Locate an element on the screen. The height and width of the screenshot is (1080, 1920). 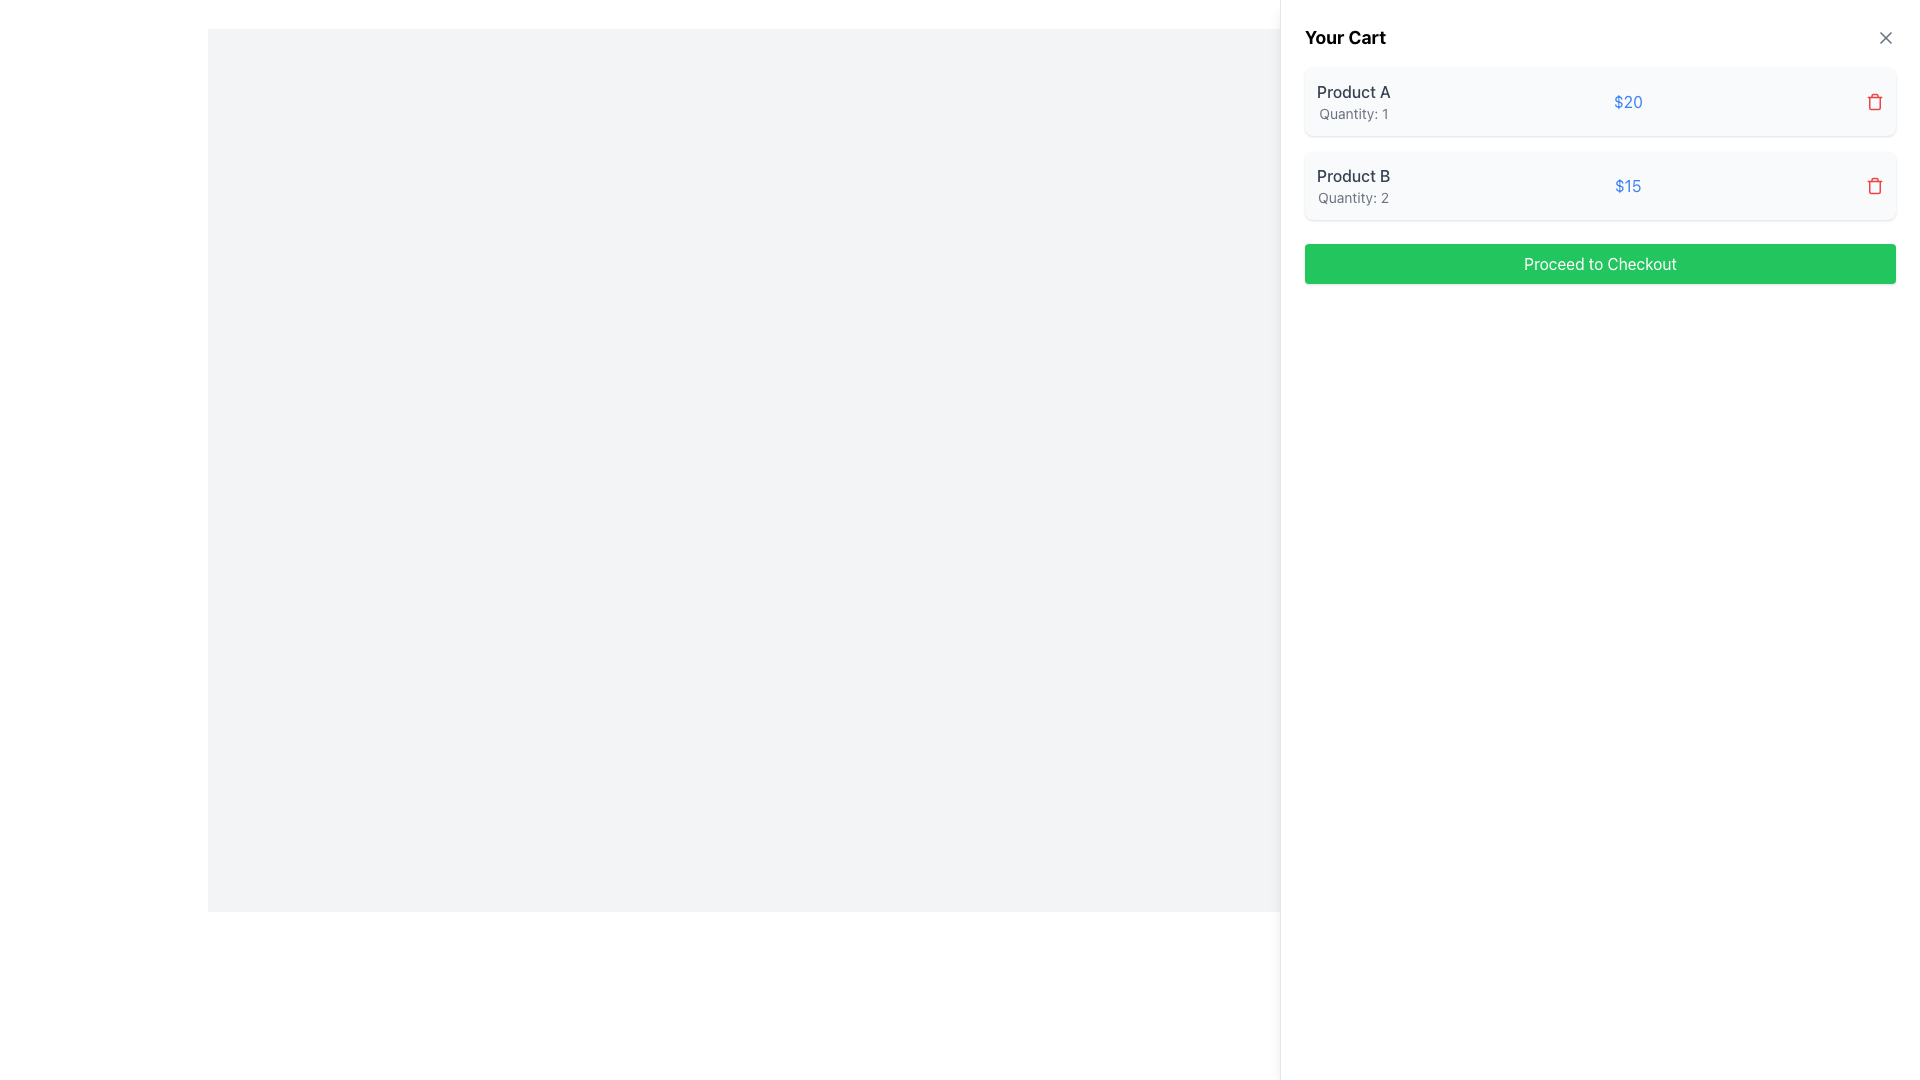
the red trash bin icon button located at the top-right corner of the 'Product B' item row in the cart summary is located at coordinates (1874, 185).